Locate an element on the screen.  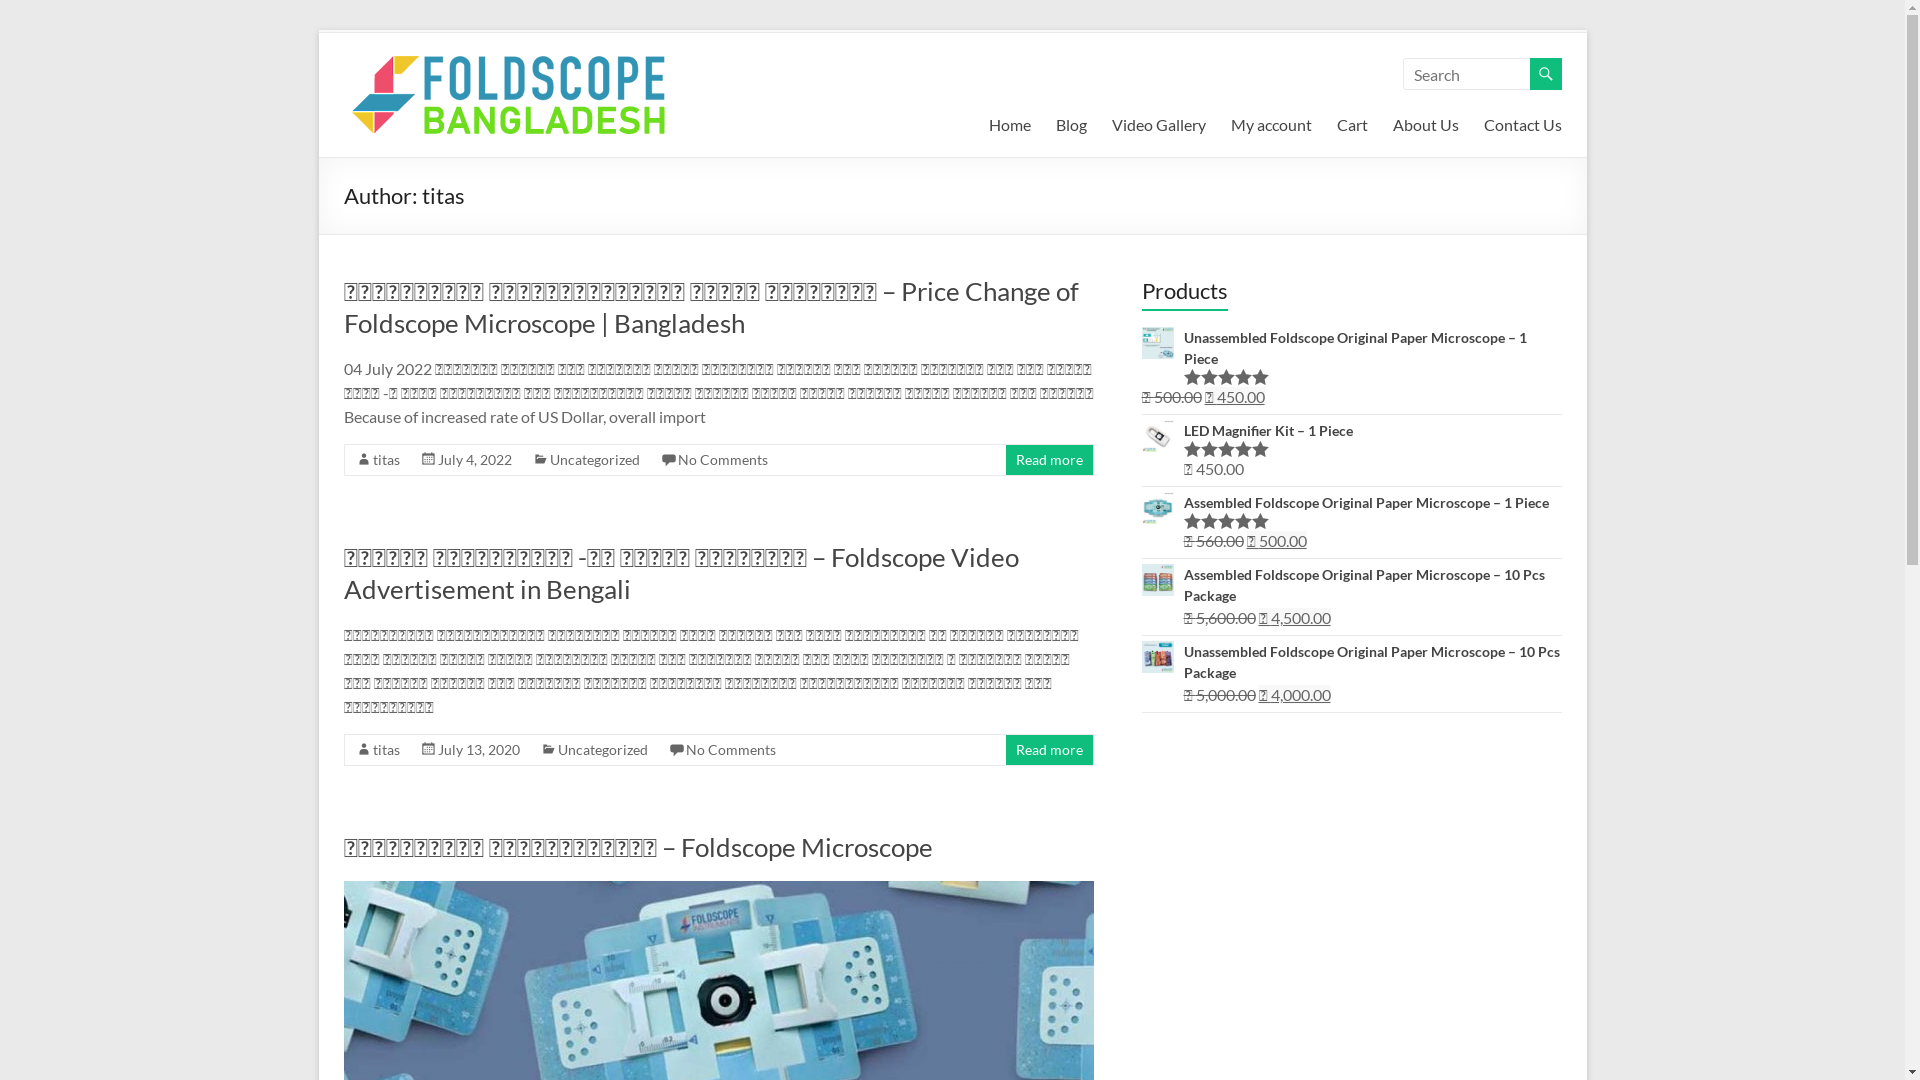
'Read more' is located at coordinates (1016, 749).